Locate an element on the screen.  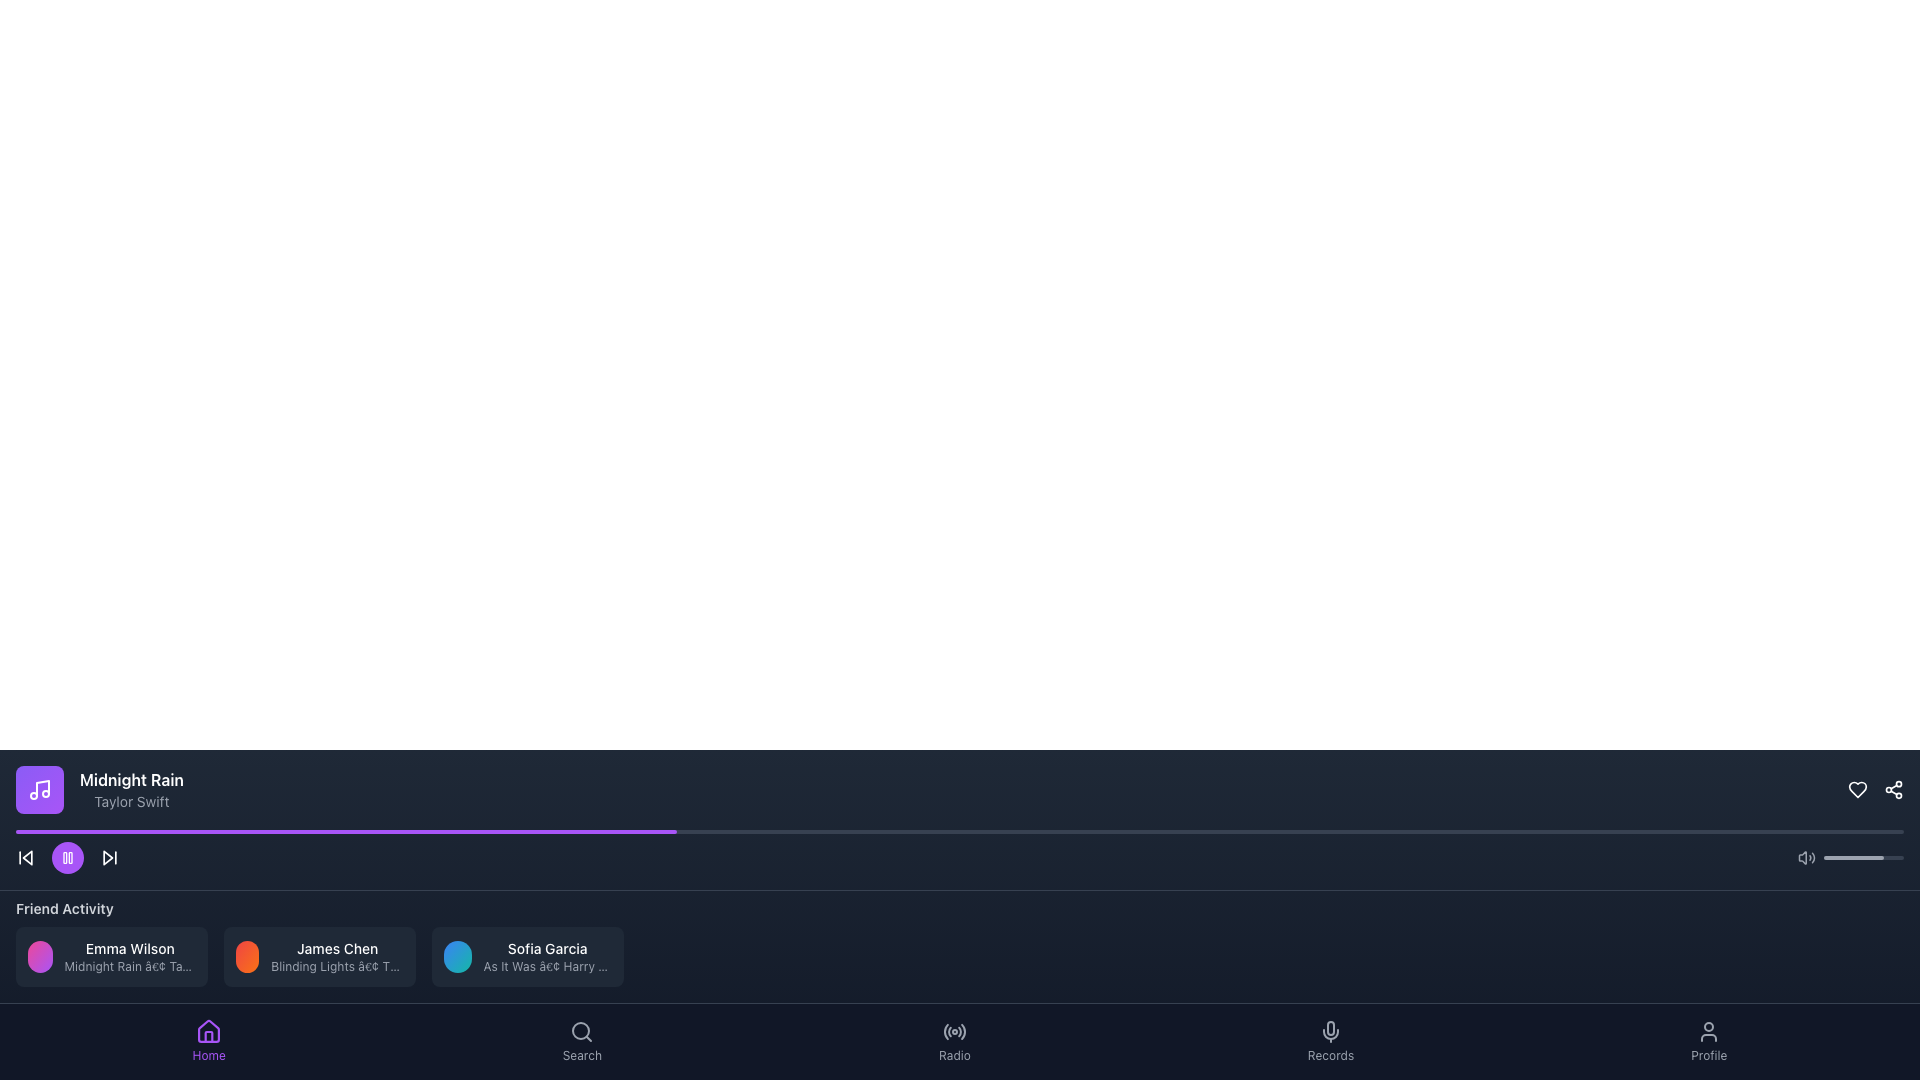
the triangular-shaped forward playback button located at the bottom center of the interface to skip to the next item is located at coordinates (107, 856).